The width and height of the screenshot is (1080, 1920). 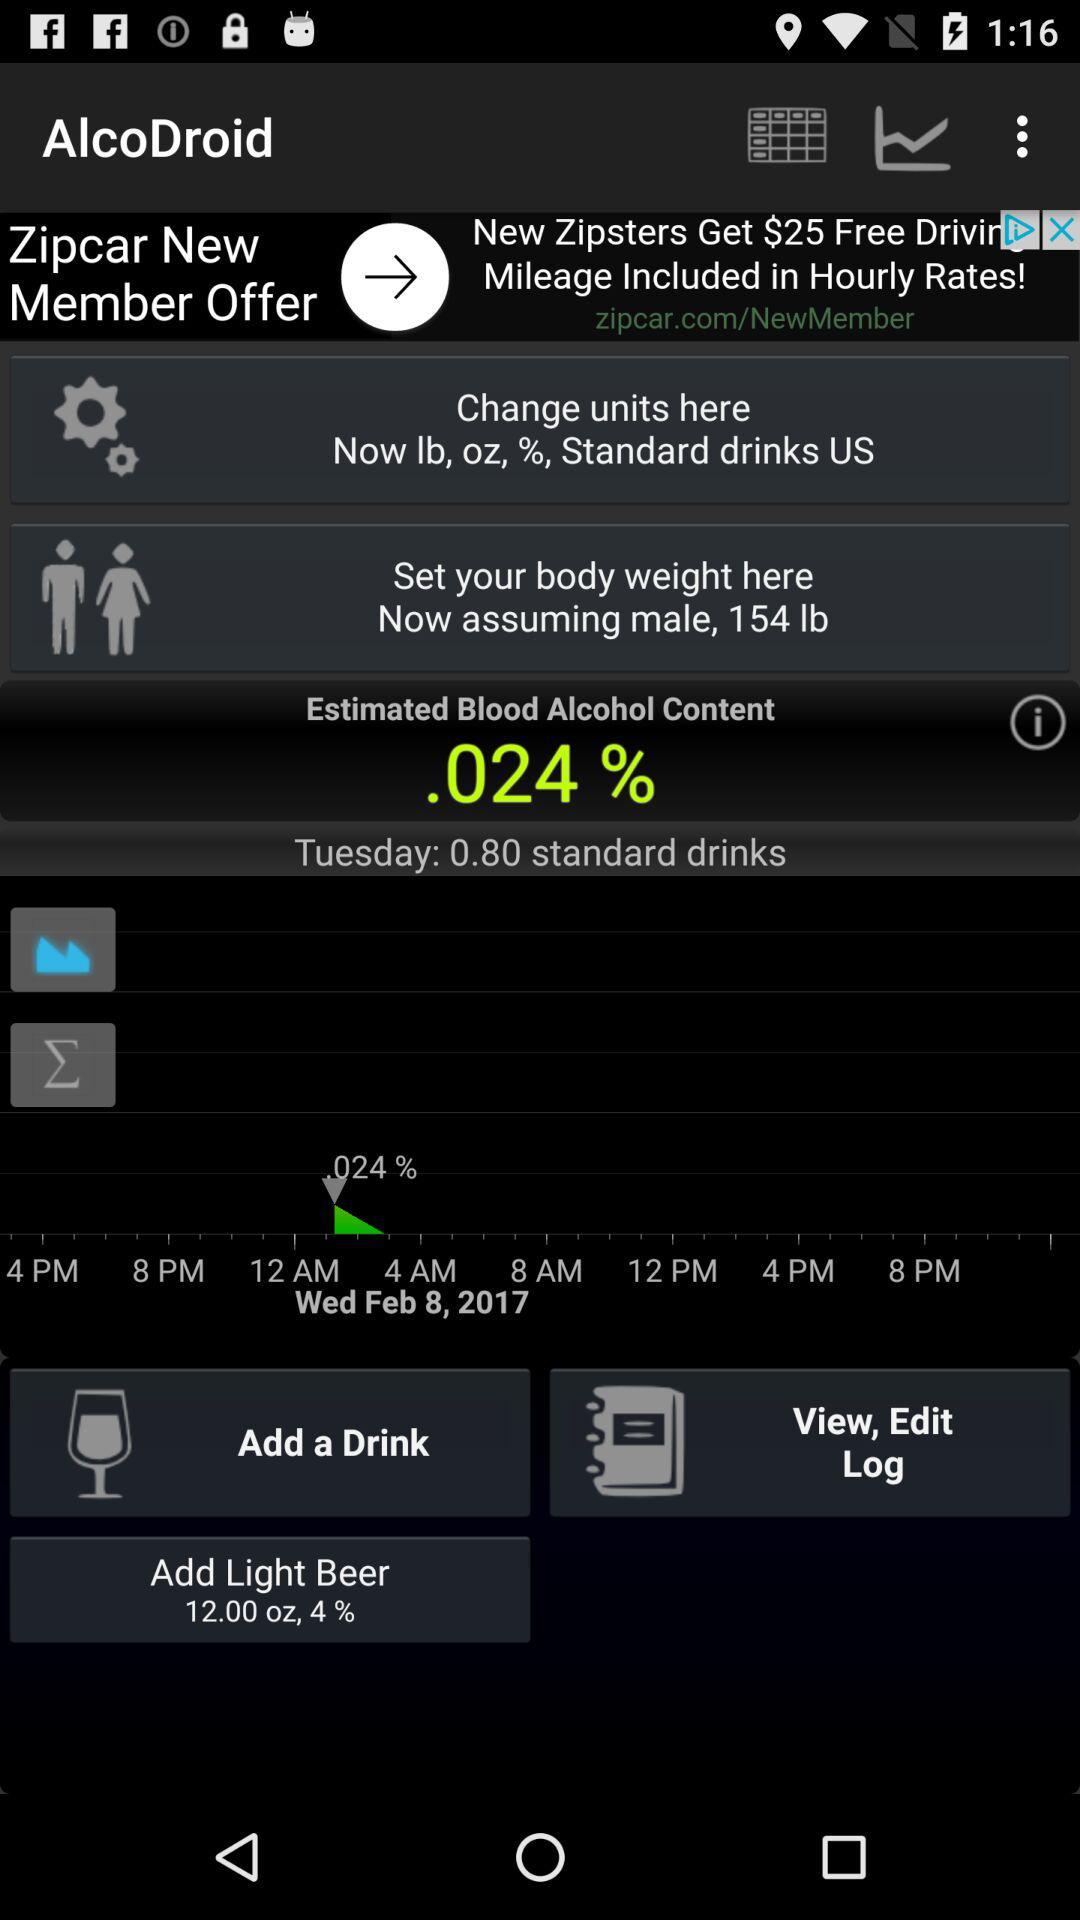 I want to click on graph, so click(x=61, y=948).